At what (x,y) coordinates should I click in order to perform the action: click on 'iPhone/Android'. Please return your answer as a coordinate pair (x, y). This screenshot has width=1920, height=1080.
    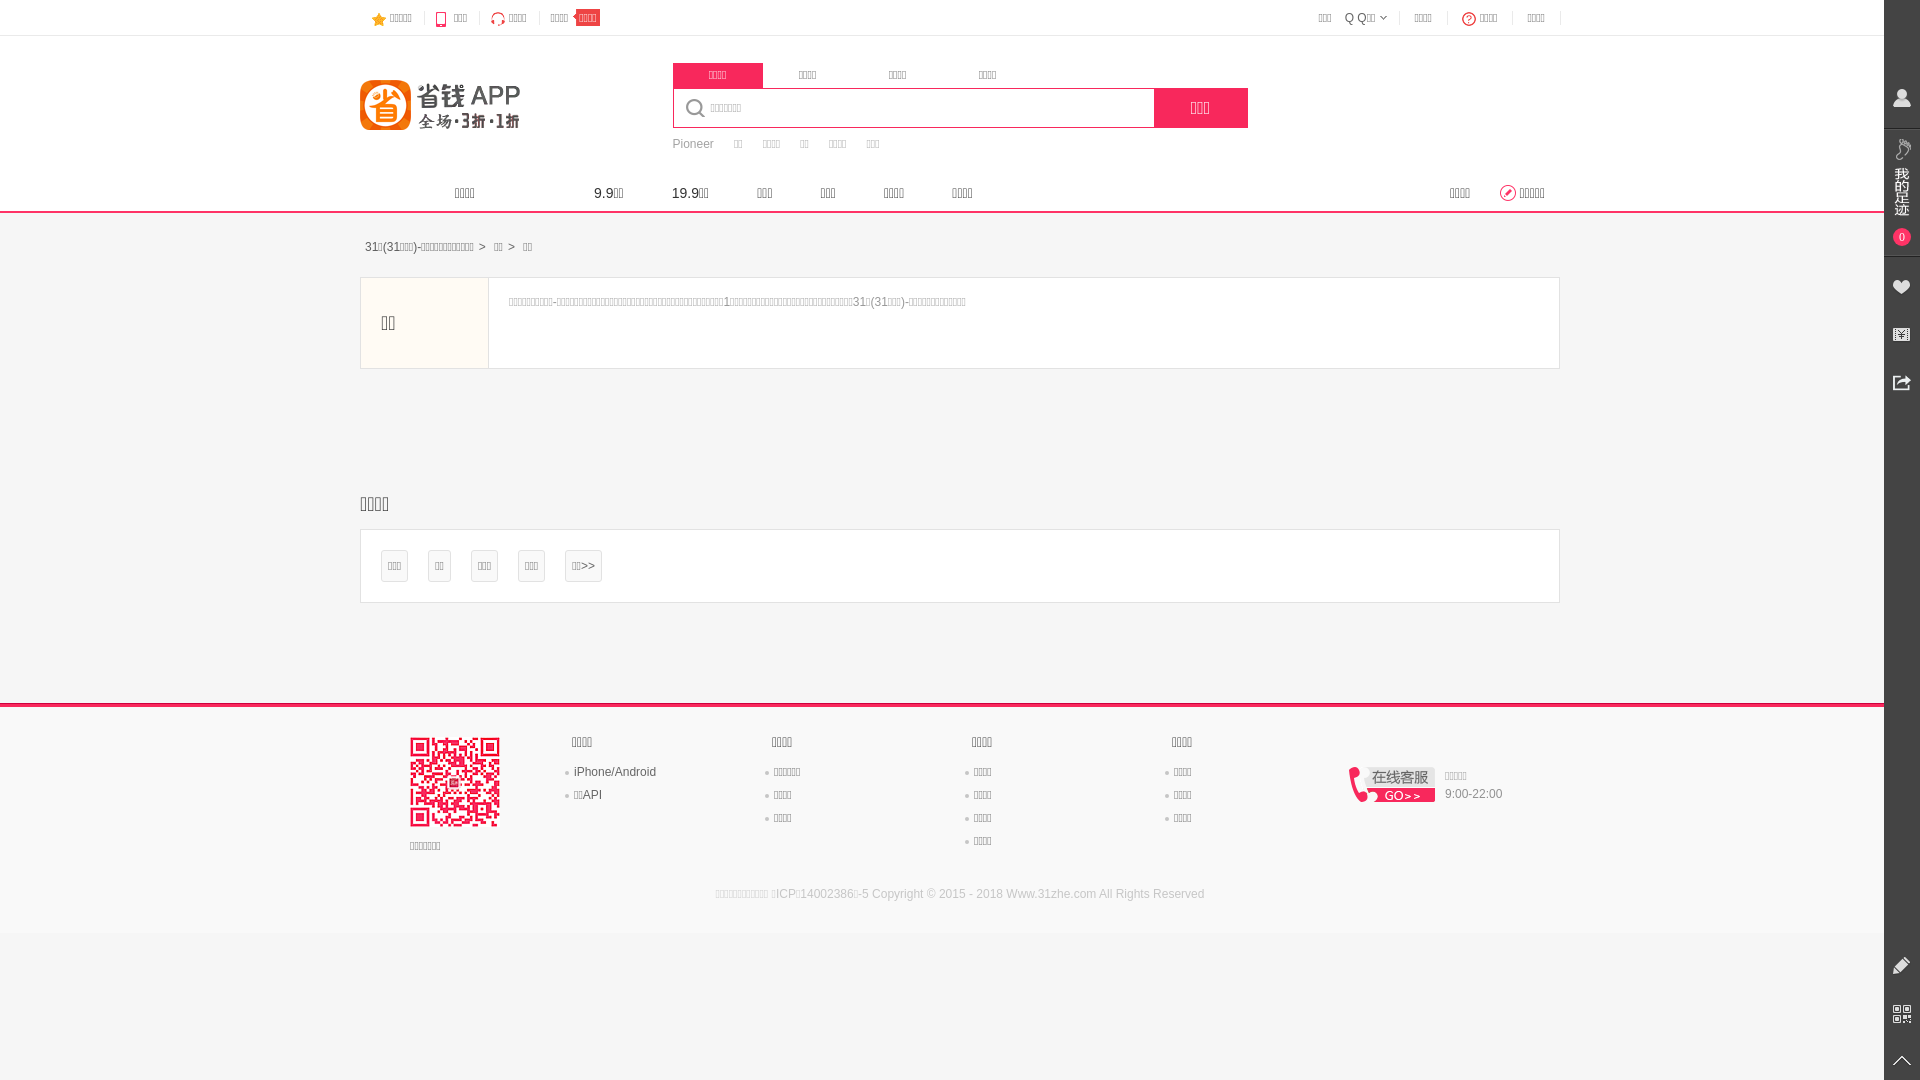
    Looking at the image, I should click on (613, 770).